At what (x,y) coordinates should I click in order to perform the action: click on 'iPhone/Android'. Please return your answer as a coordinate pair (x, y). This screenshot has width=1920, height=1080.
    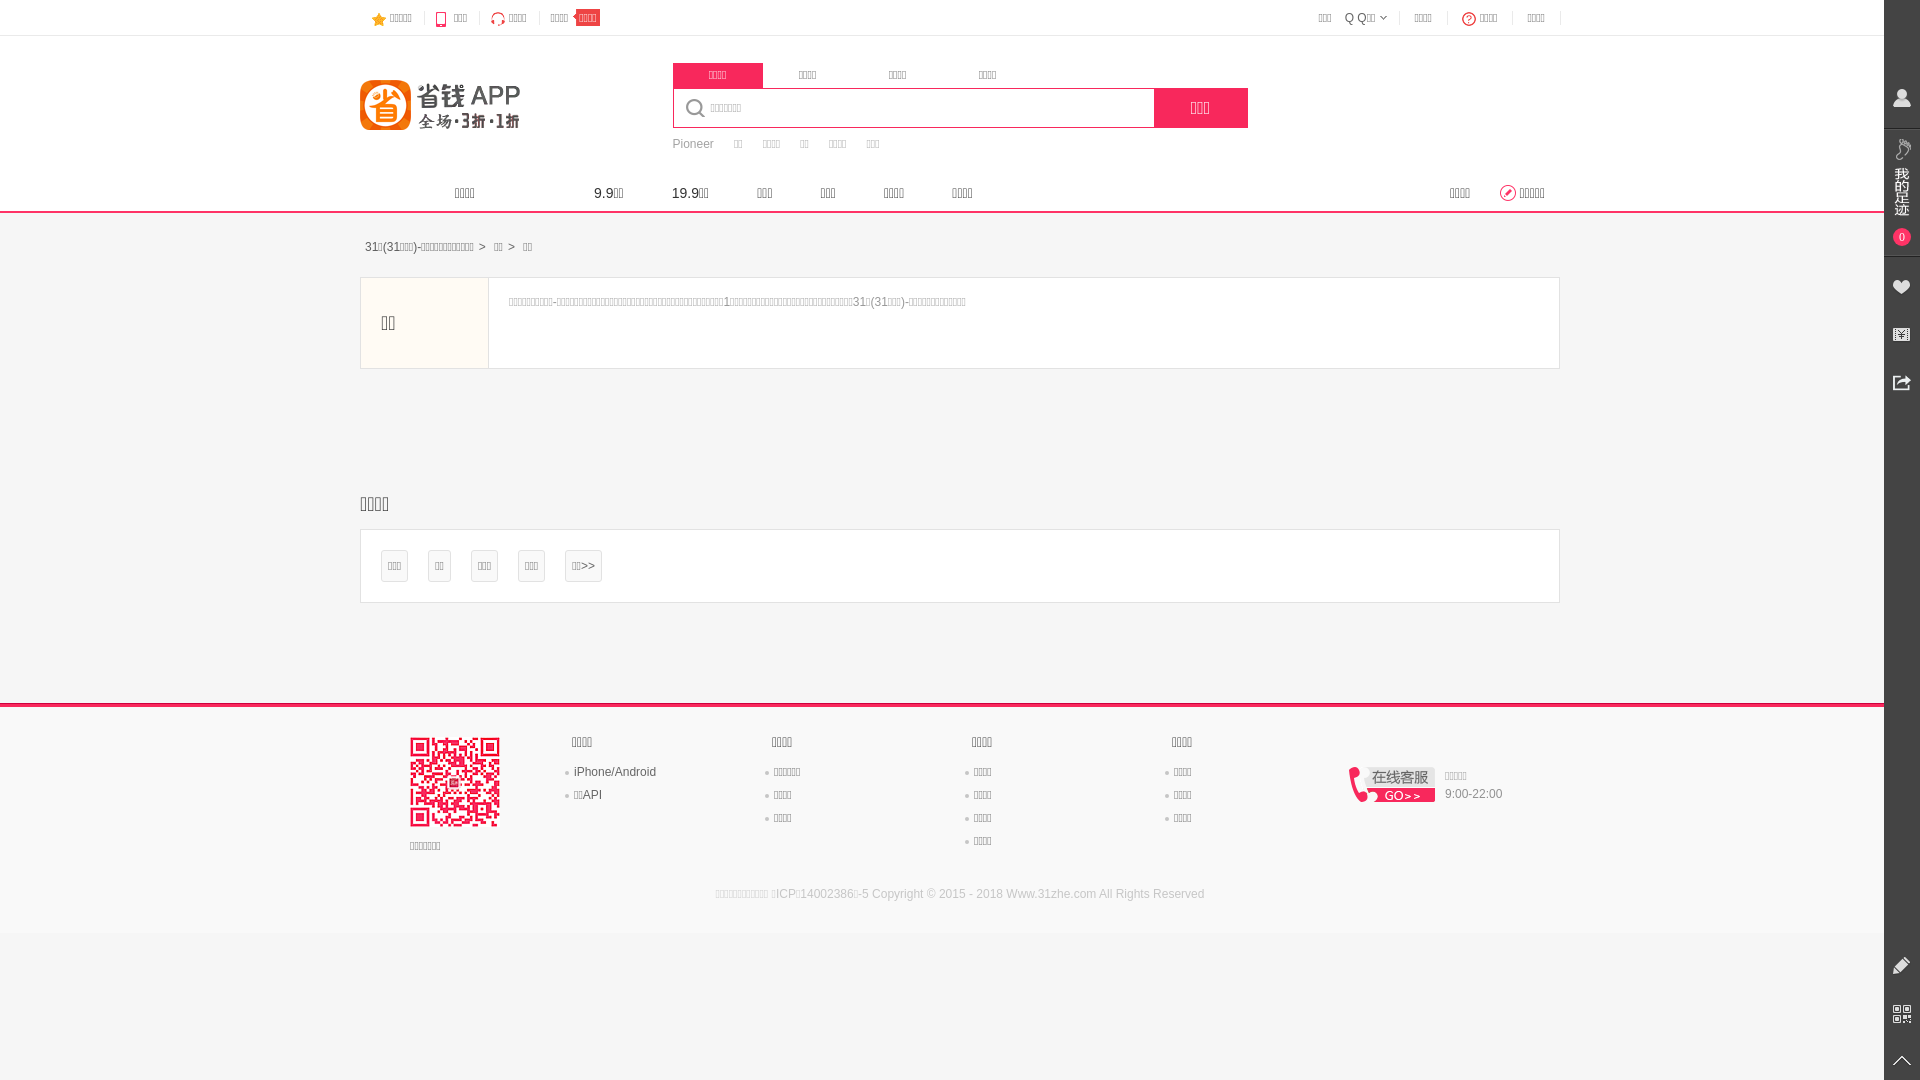
    Looking at the image, I should click on (613, 770).